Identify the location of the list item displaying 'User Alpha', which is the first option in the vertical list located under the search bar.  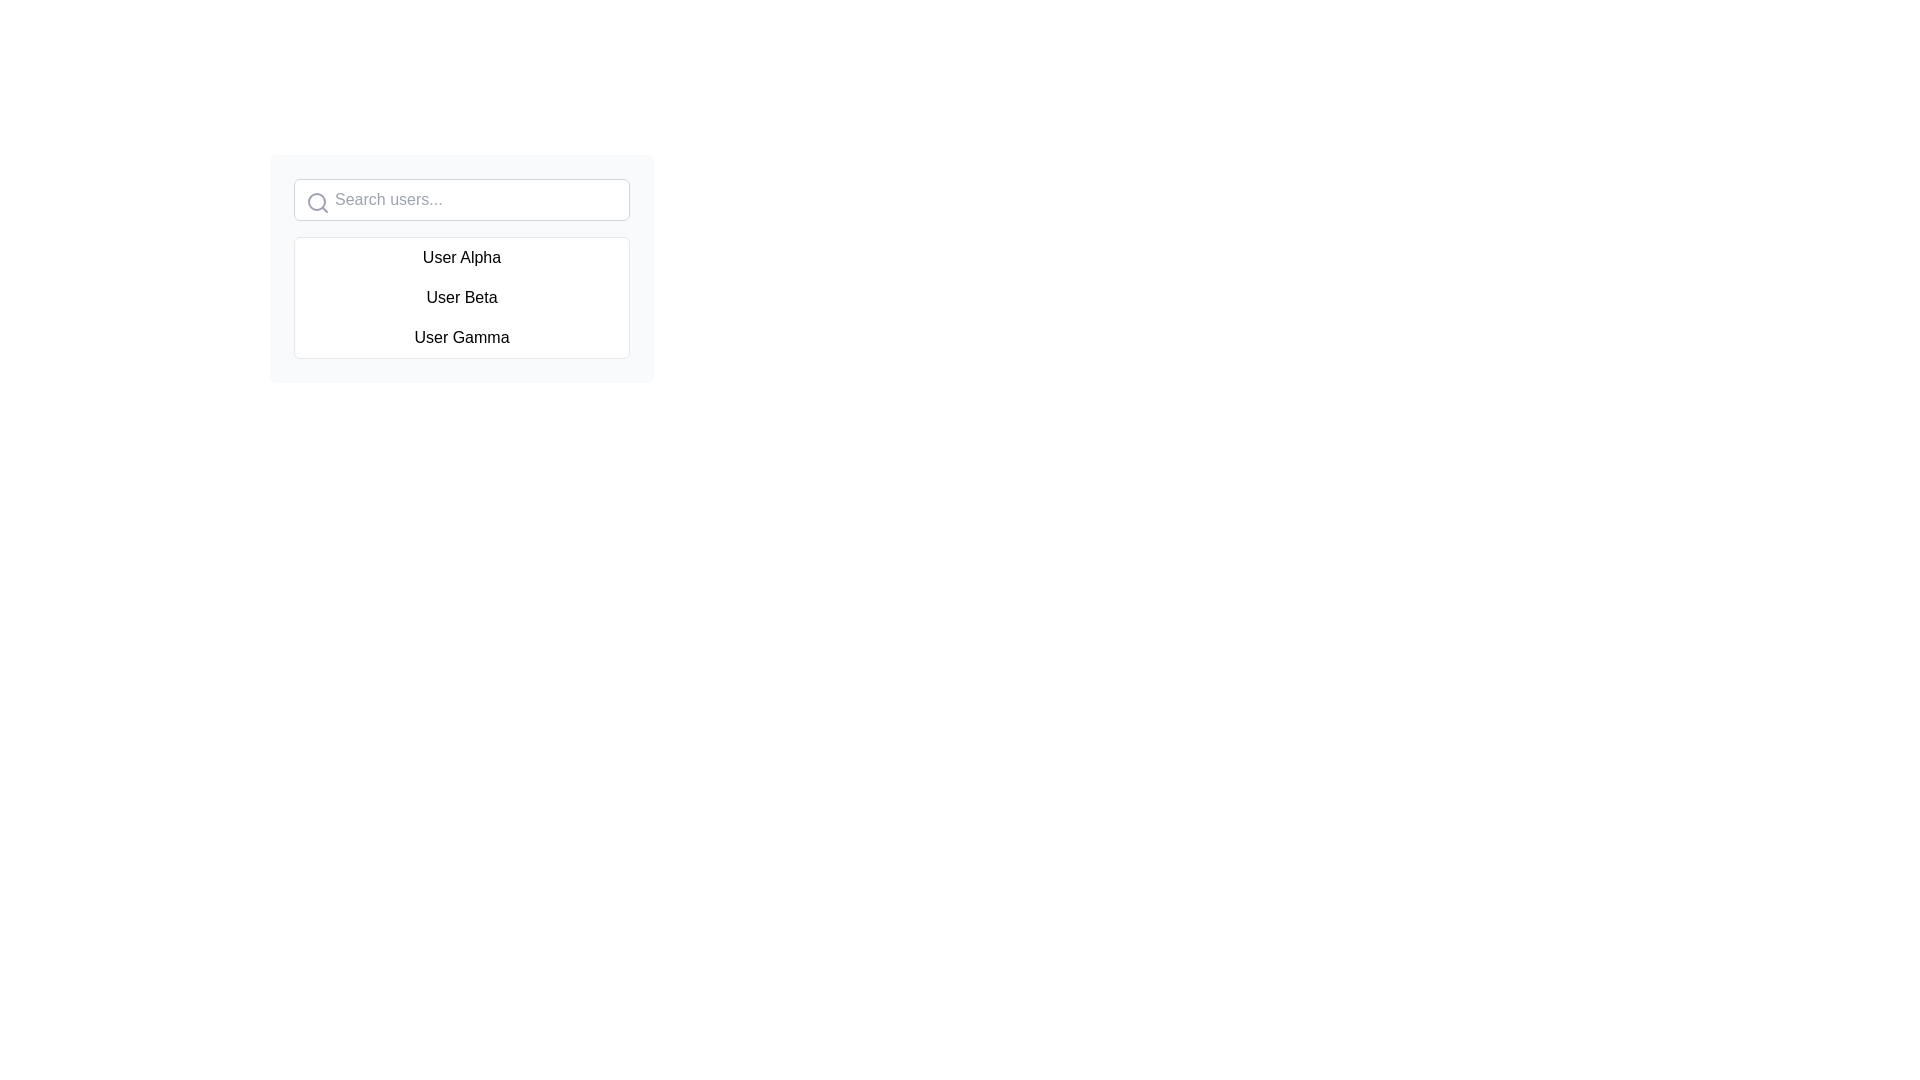
(460, 257).